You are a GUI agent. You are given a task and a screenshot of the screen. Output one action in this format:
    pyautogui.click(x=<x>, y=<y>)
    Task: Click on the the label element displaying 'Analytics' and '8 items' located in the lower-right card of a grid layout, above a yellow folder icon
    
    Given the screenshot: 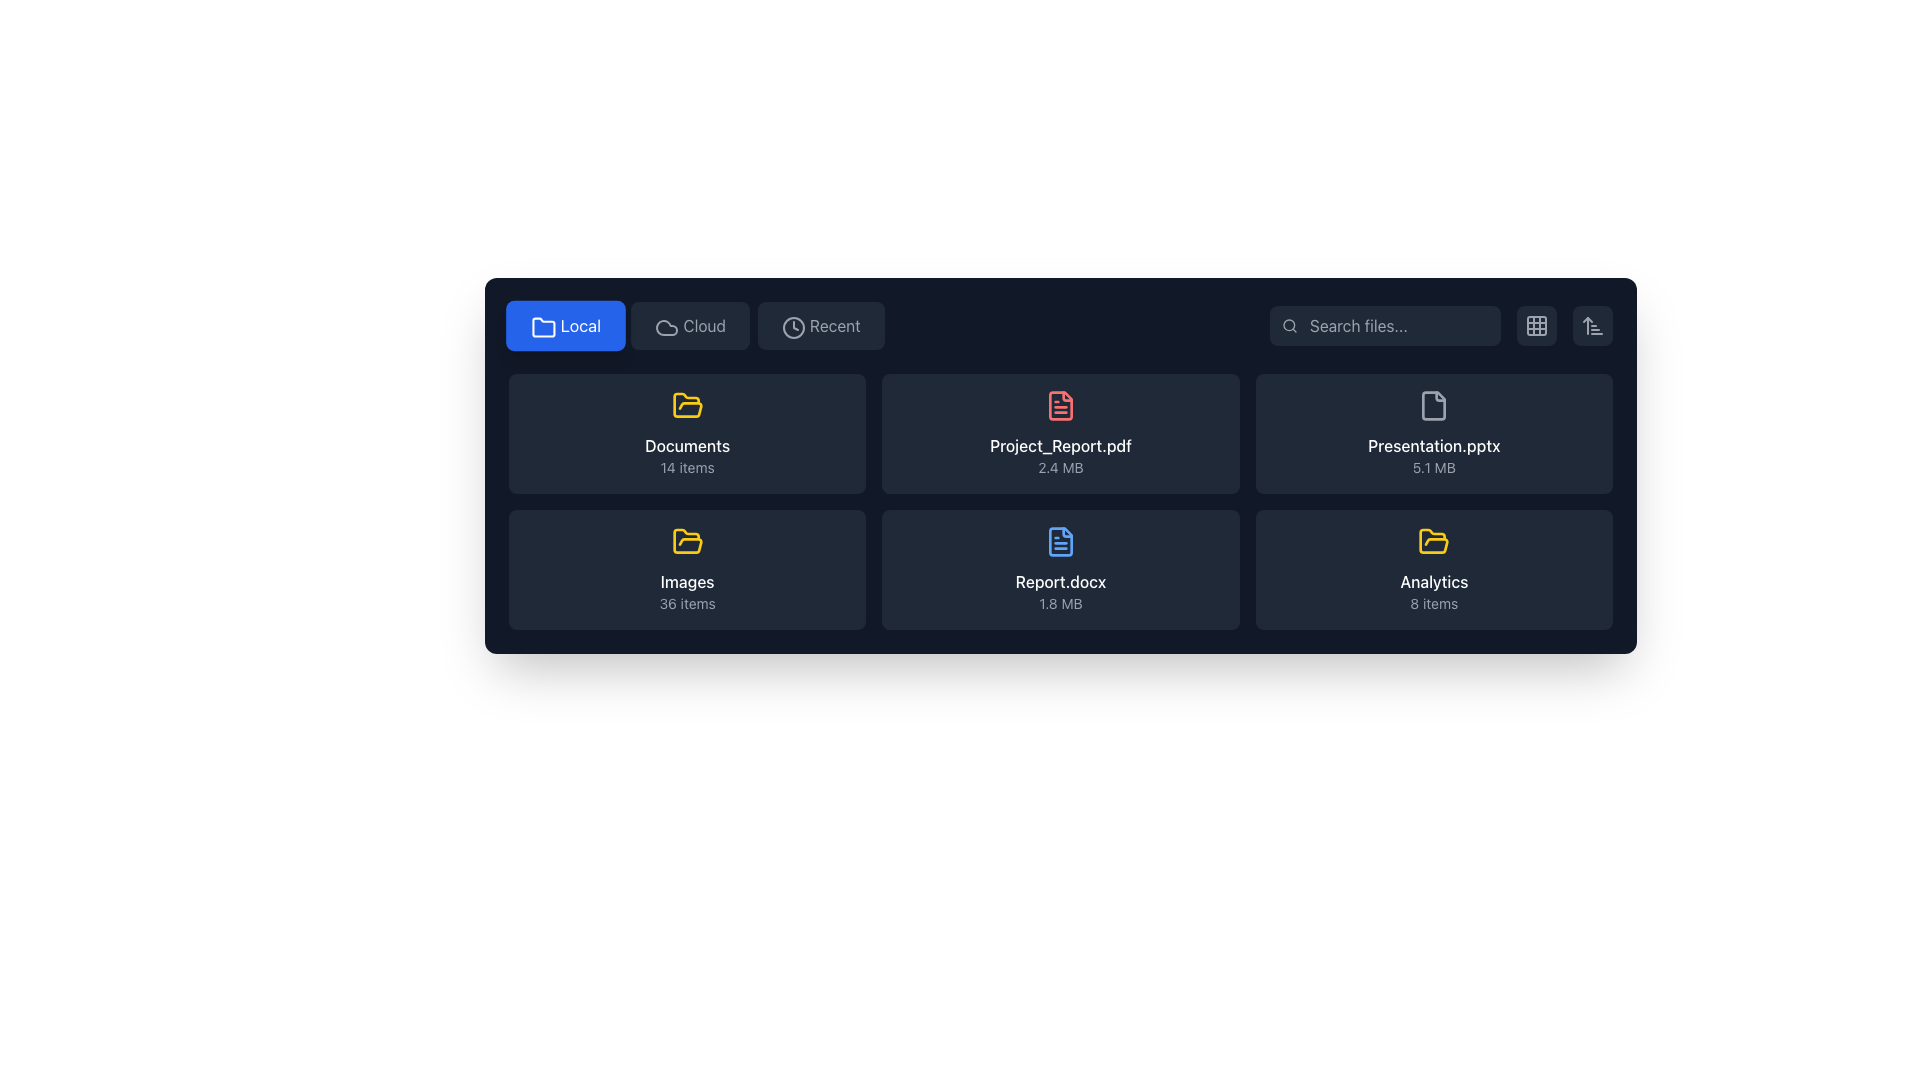 What is the action you would take?
    pyautogui.click(x=1433, y=590)
    